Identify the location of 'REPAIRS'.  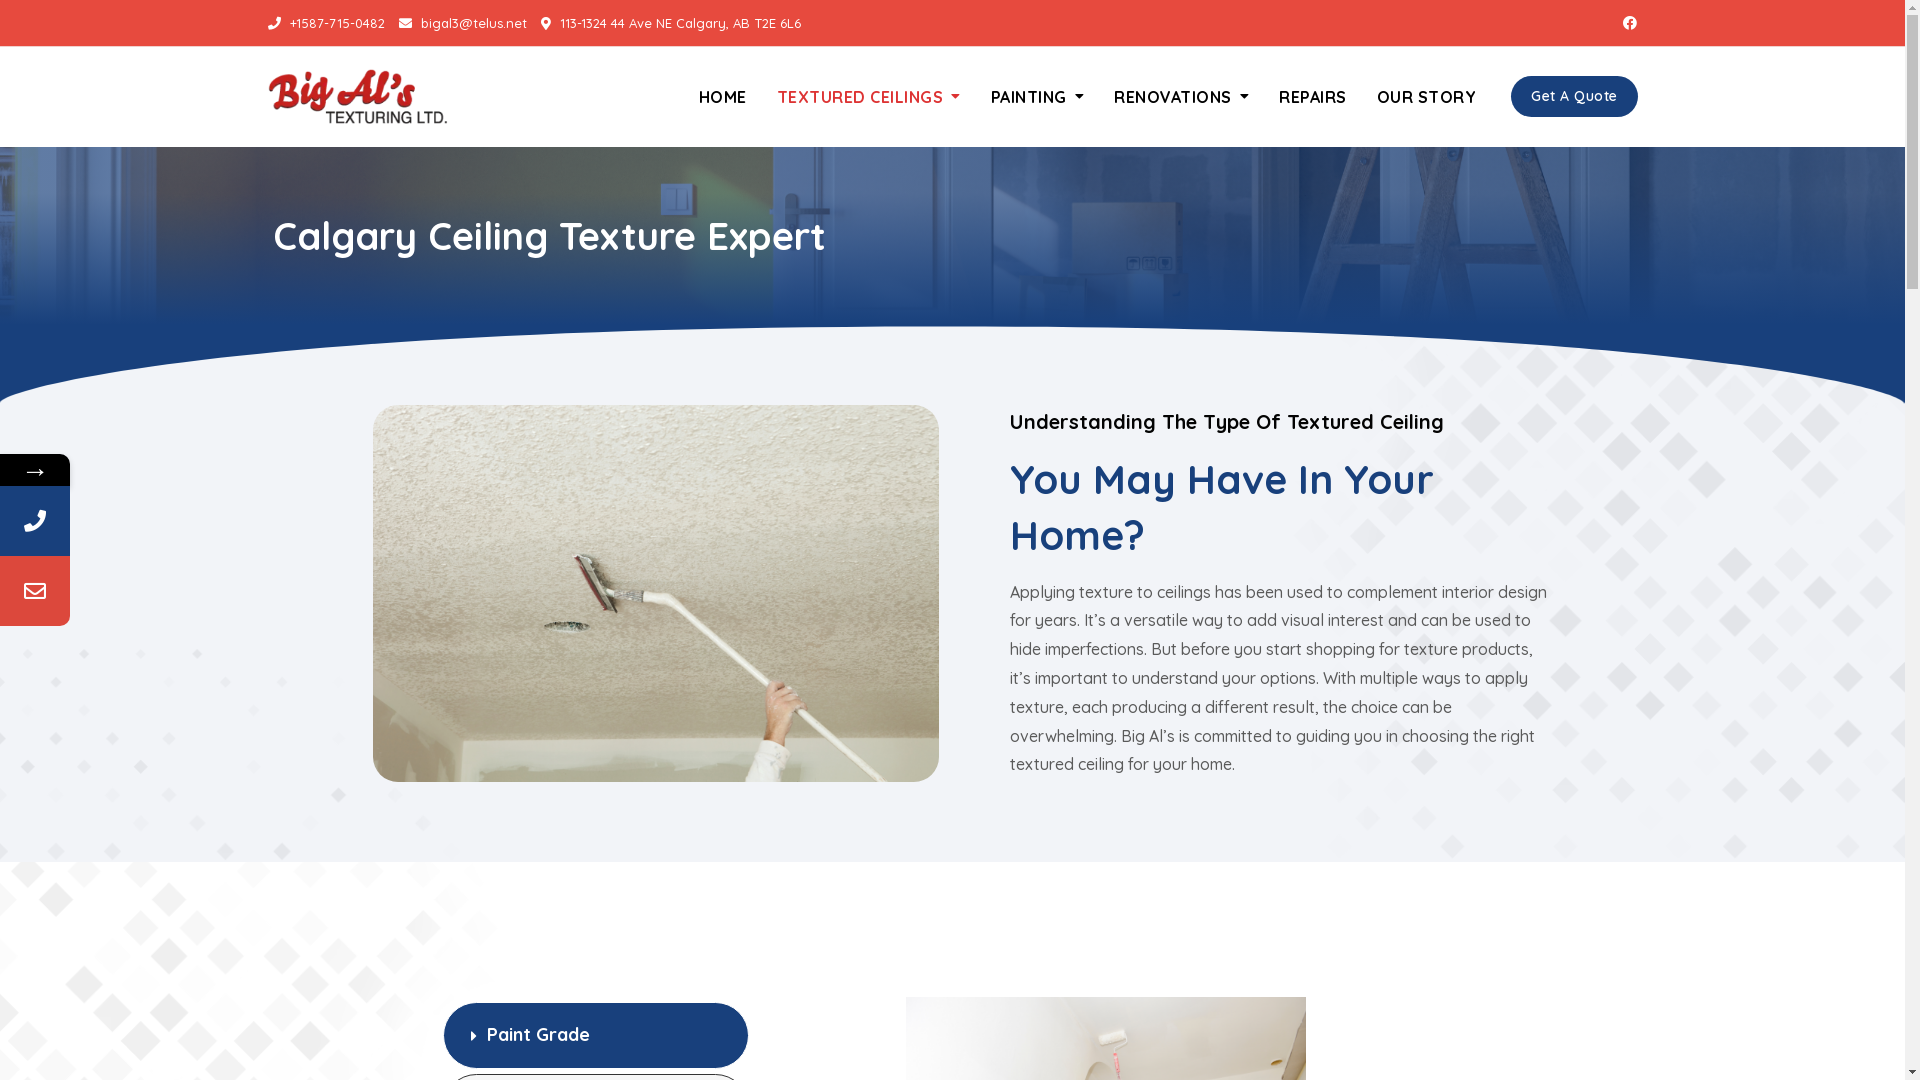
(1313, 96).